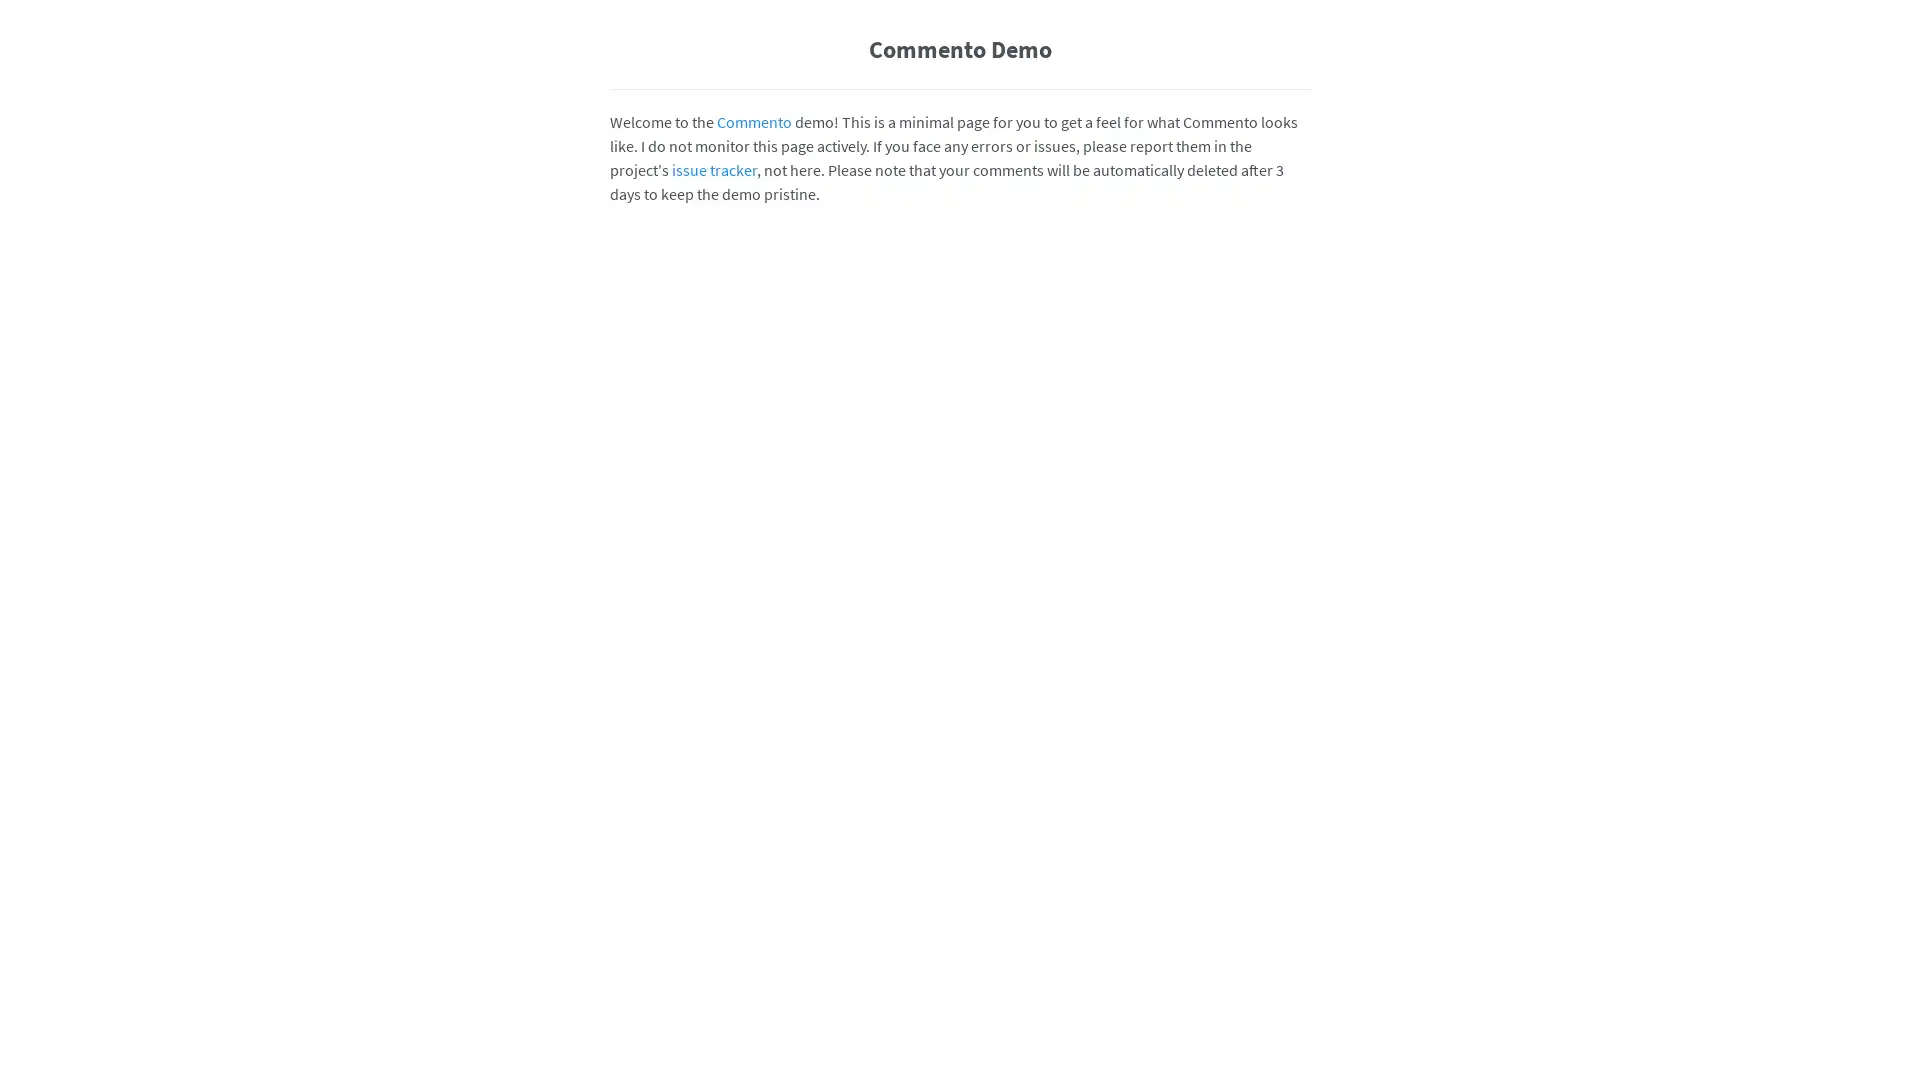 Image resolution: width=1920 pixels, height=1080 pixels. Describe the element at coordinates (1264, 550) in the screenshot. I see `Downvote` at that location.